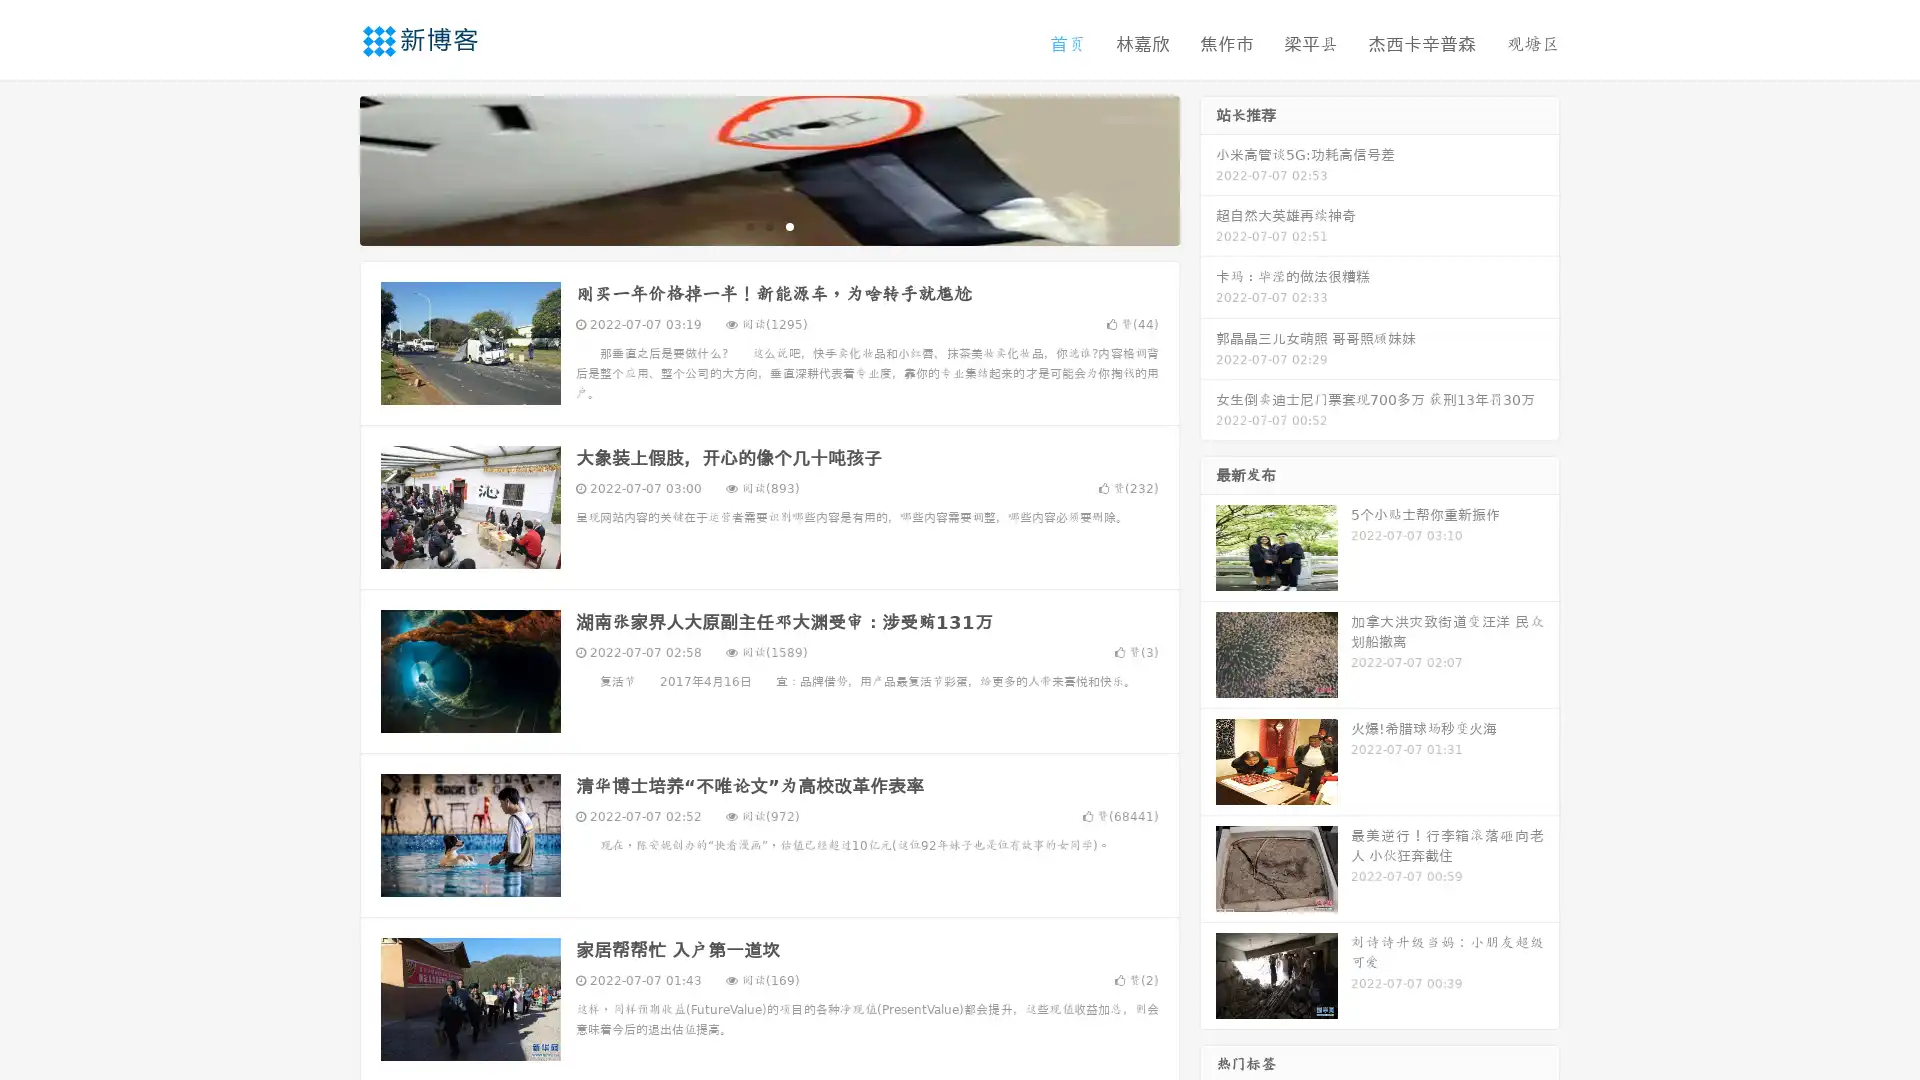 Image resolution: width=1920 pixels, height=1080 pixels. Describe the element at coordinates (748, 225) in the screenshot. I see `Go to slide 1` at that location.